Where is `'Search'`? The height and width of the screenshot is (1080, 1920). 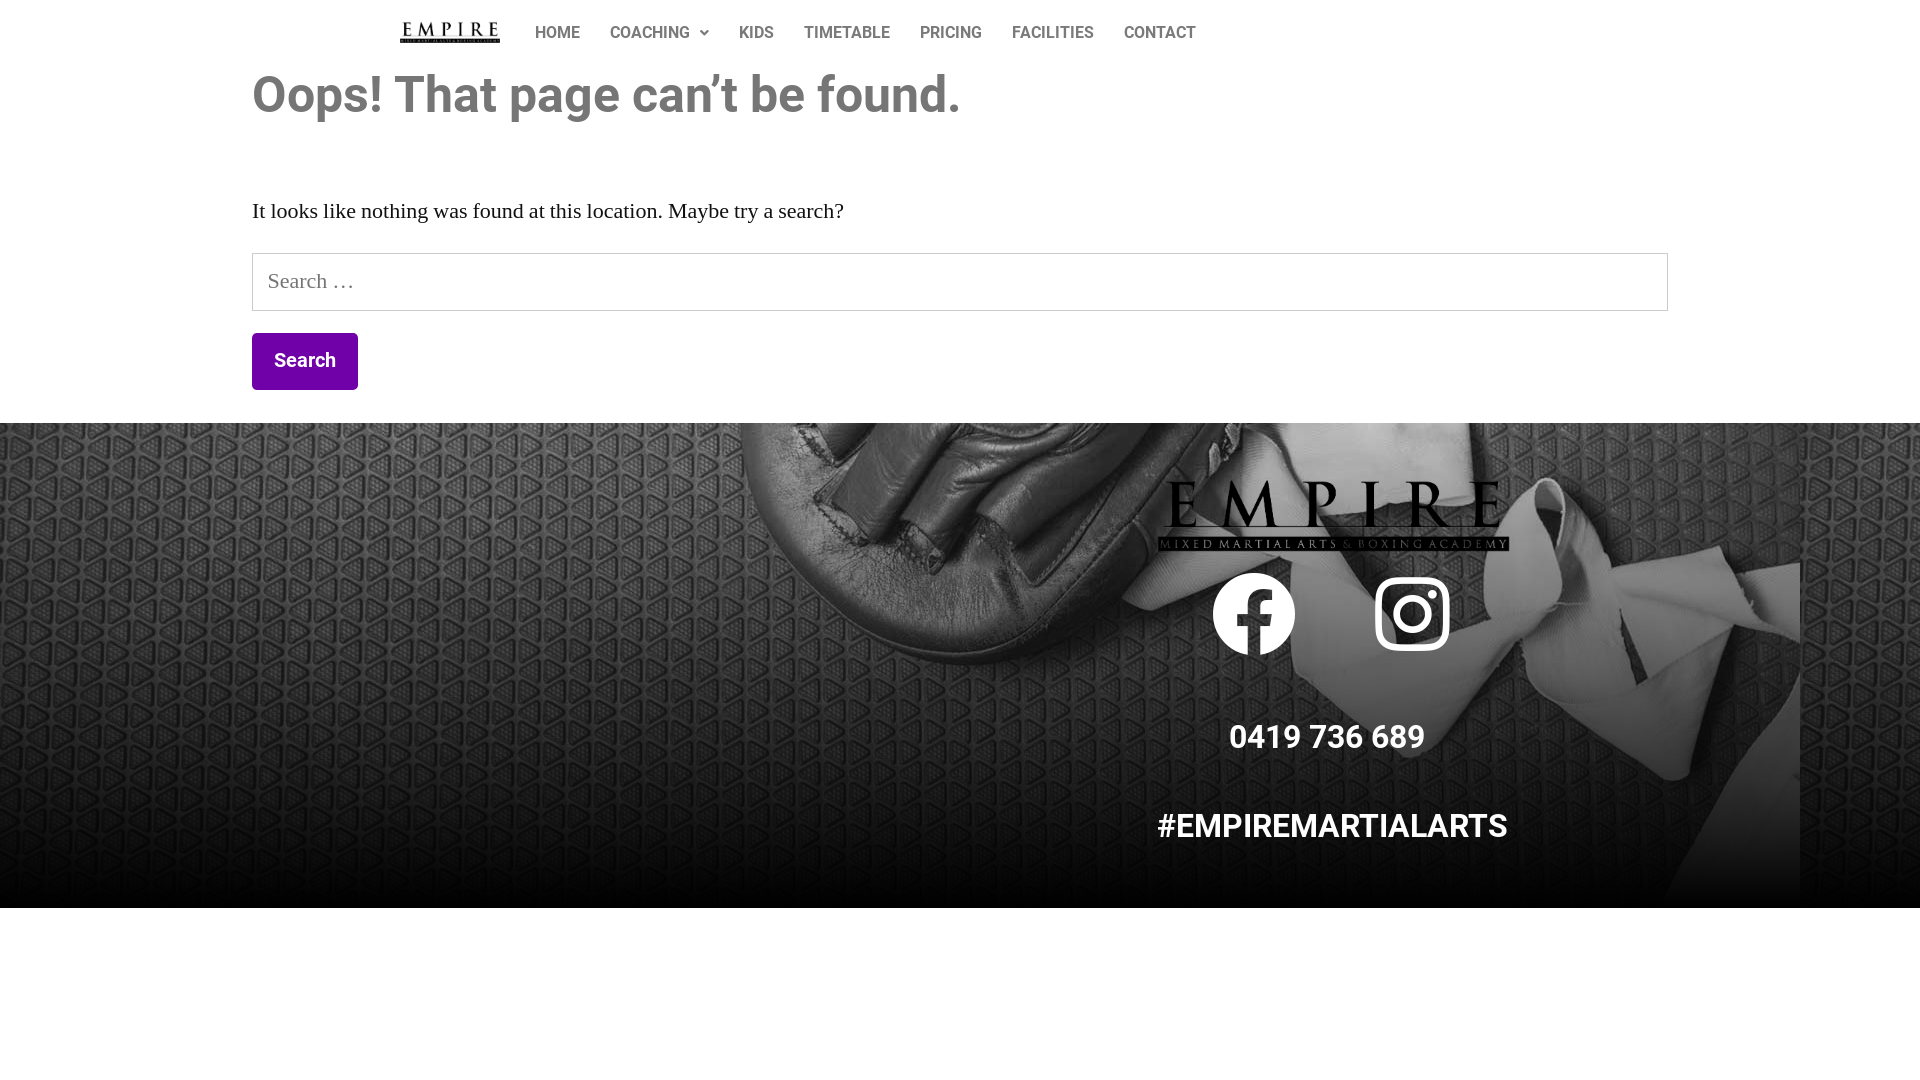 'Search' is located at coordinates (304, 361).